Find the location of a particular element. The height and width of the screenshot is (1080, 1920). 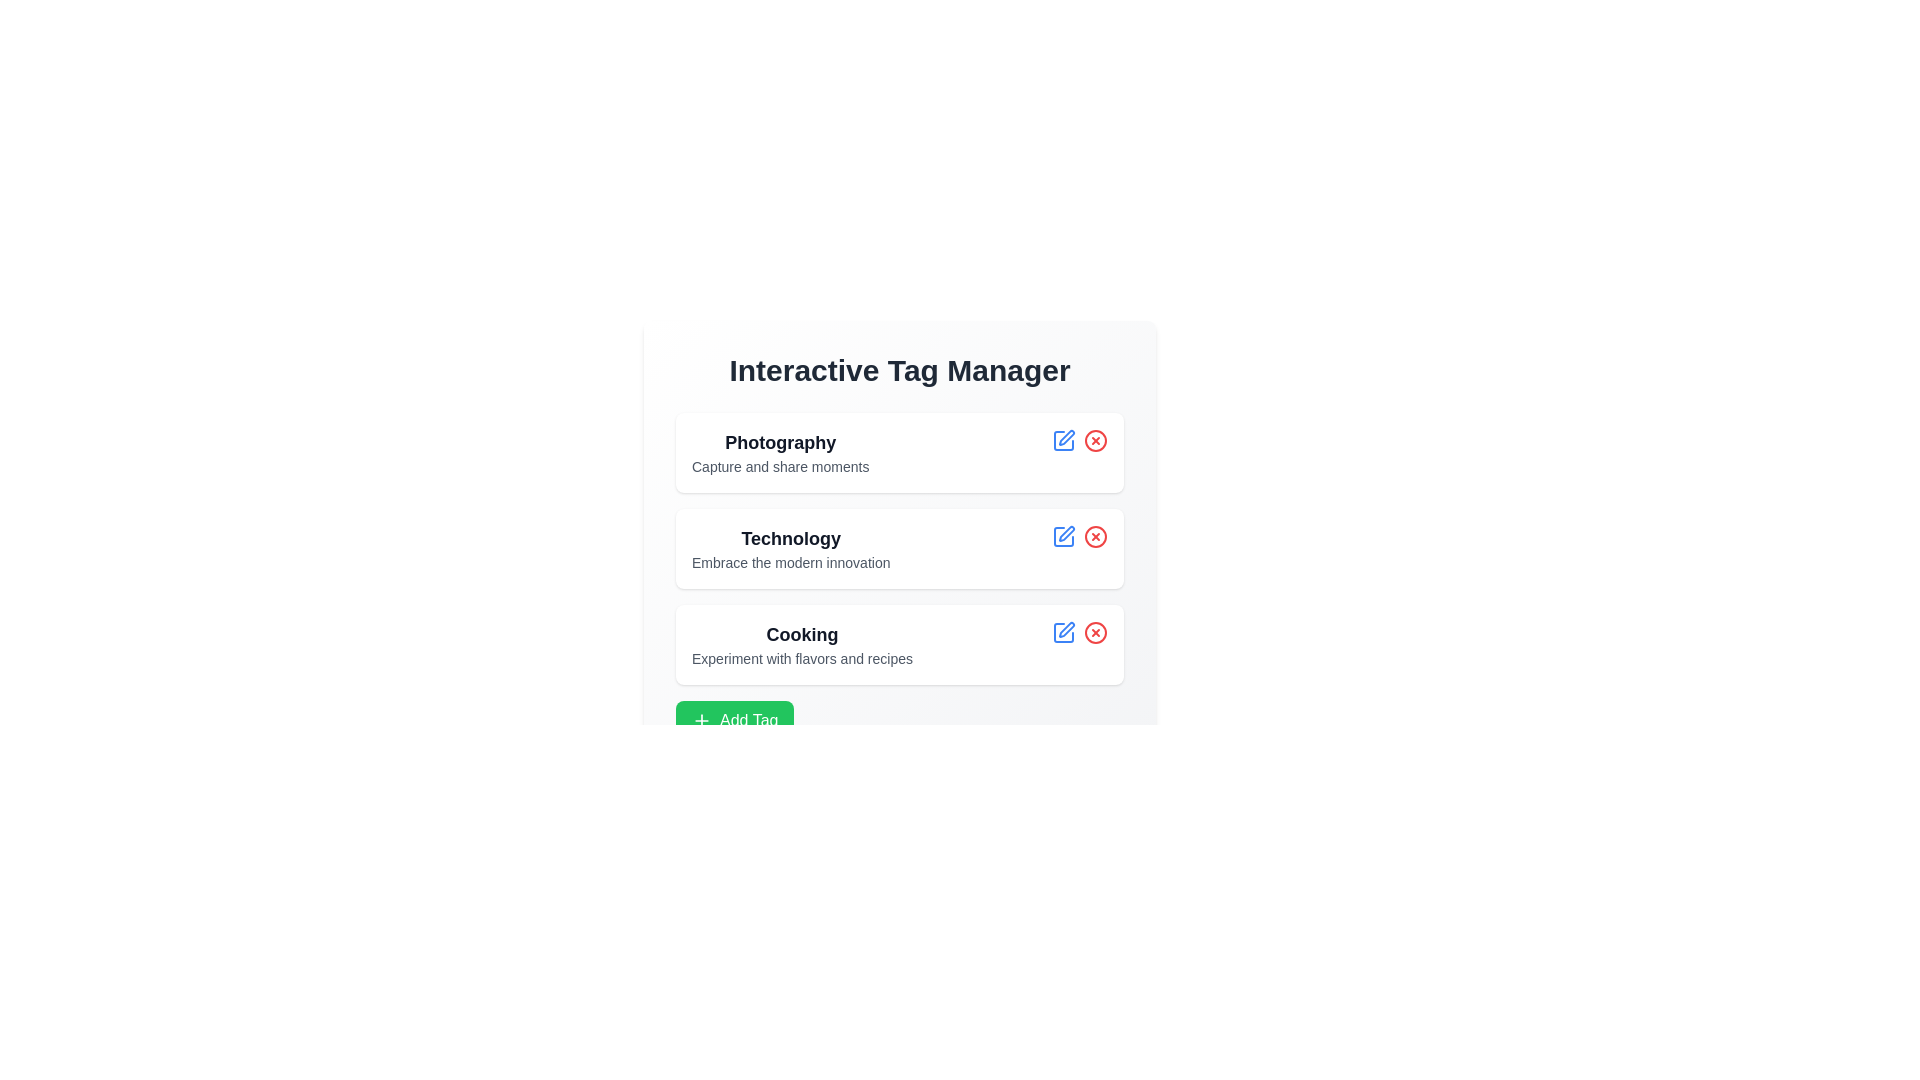

the edit icon located on the right side of the 'Cooking' row to initiate the editing mode is located at coordinates (1063, 632).